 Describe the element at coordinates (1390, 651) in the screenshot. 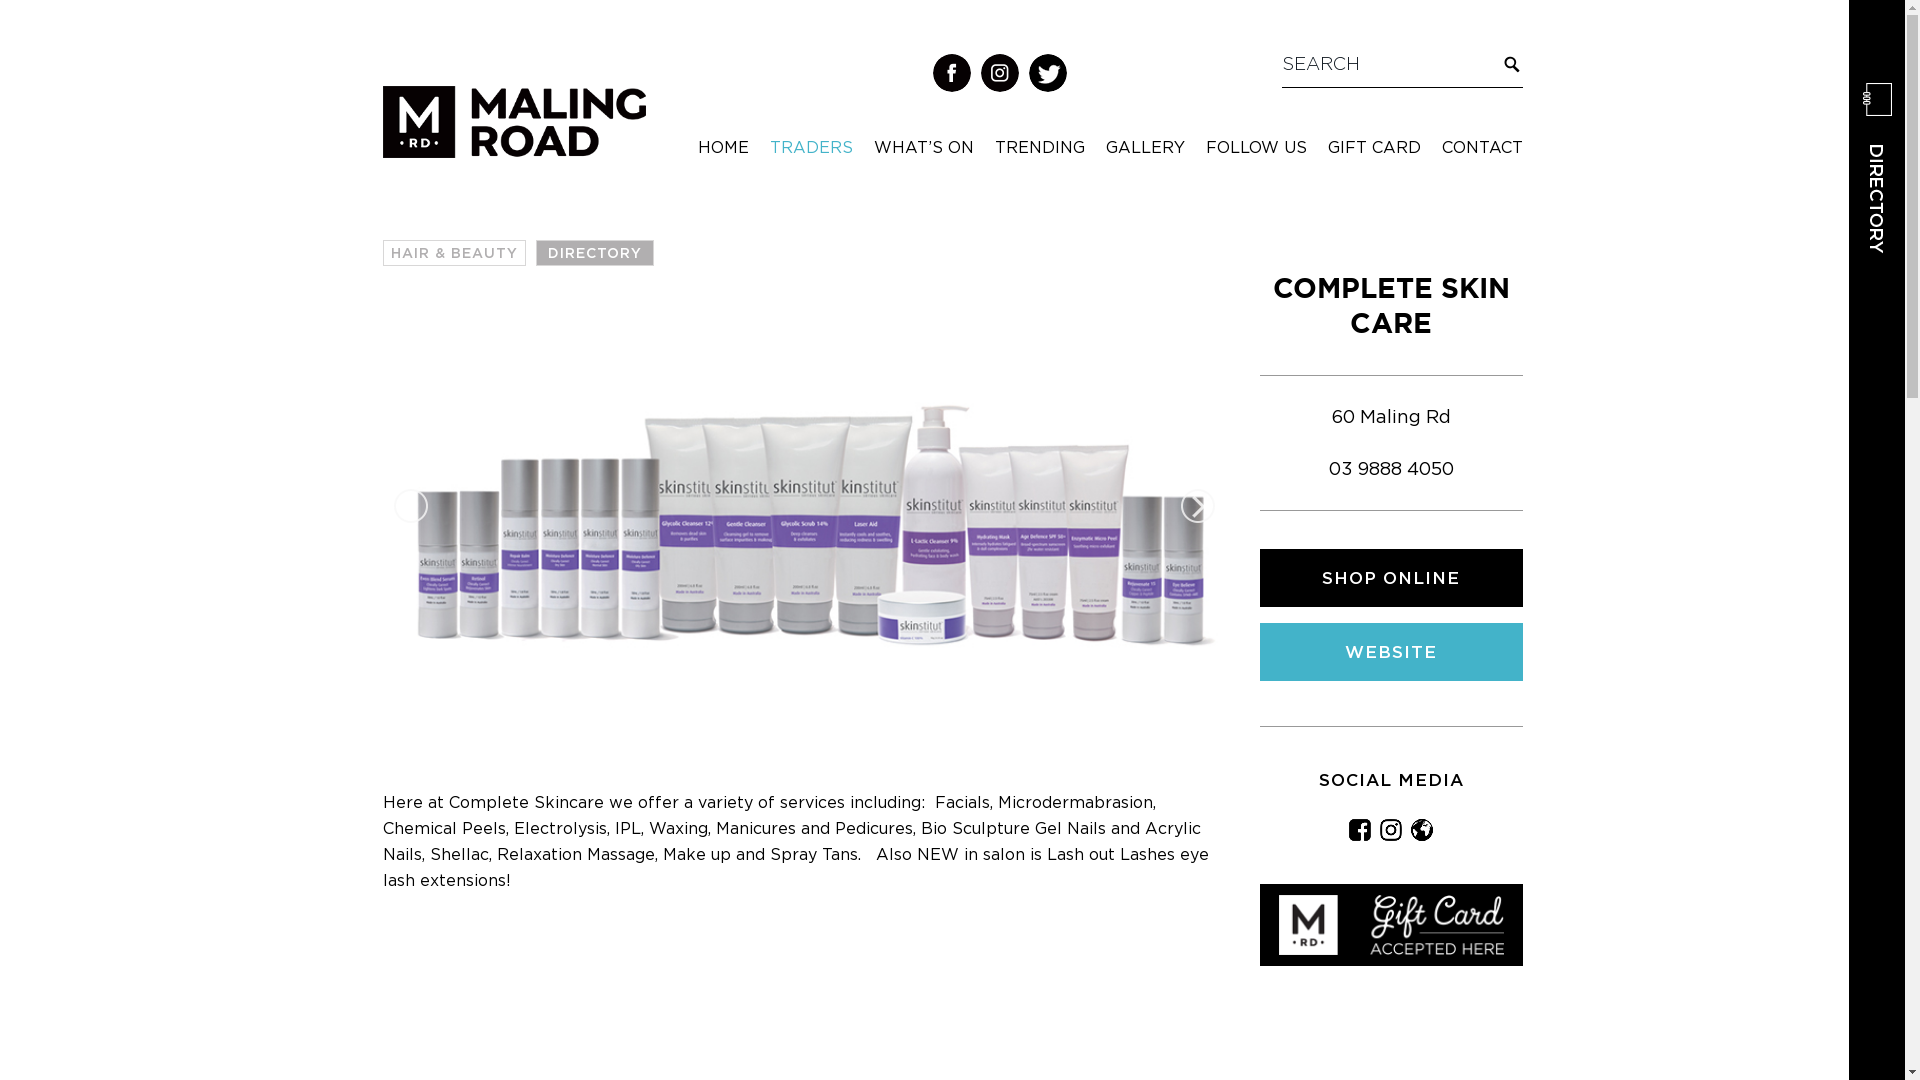

I see `'WEBSITE'` at that location.